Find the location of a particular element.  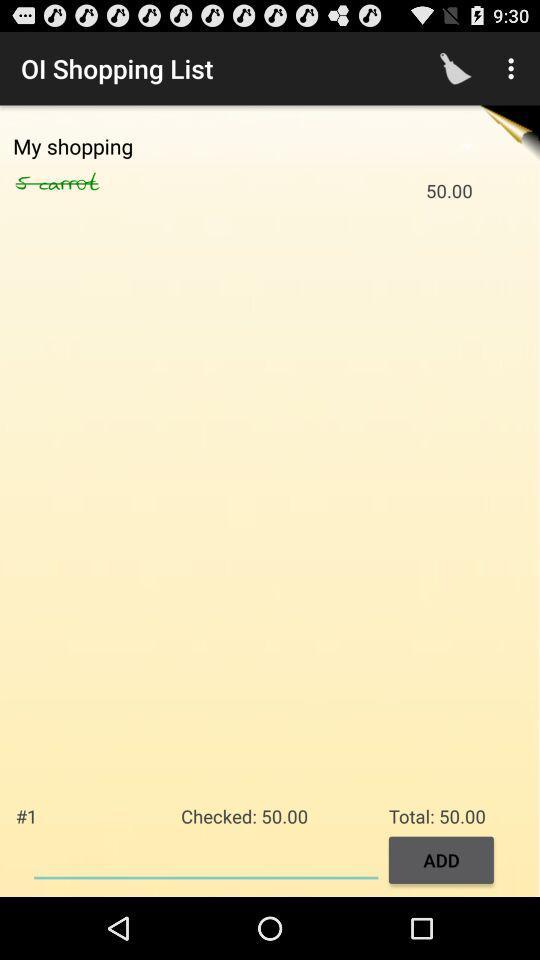

the icon next to the 50.00 is located at coordinates (90, 183).